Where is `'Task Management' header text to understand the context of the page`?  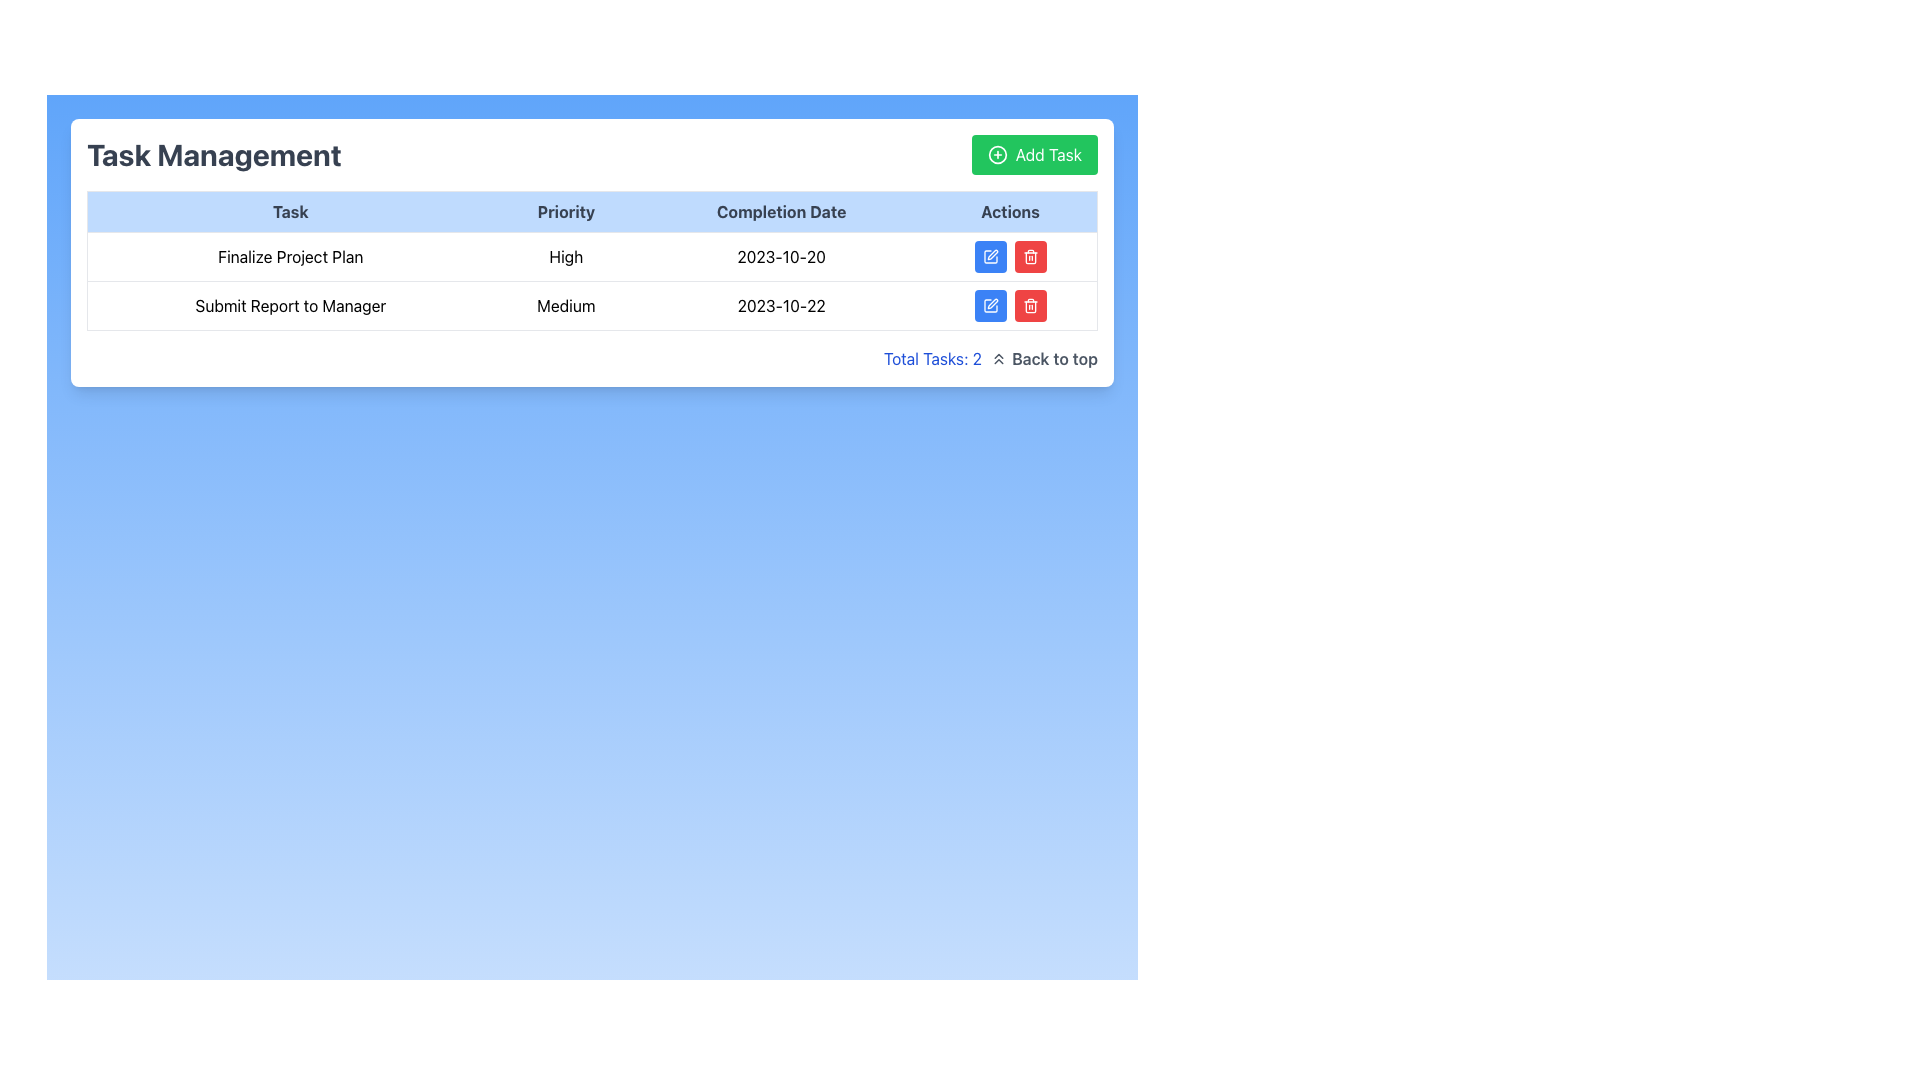 'Task Management' header text to understand the context of the page is located at coordinates (214, 153).